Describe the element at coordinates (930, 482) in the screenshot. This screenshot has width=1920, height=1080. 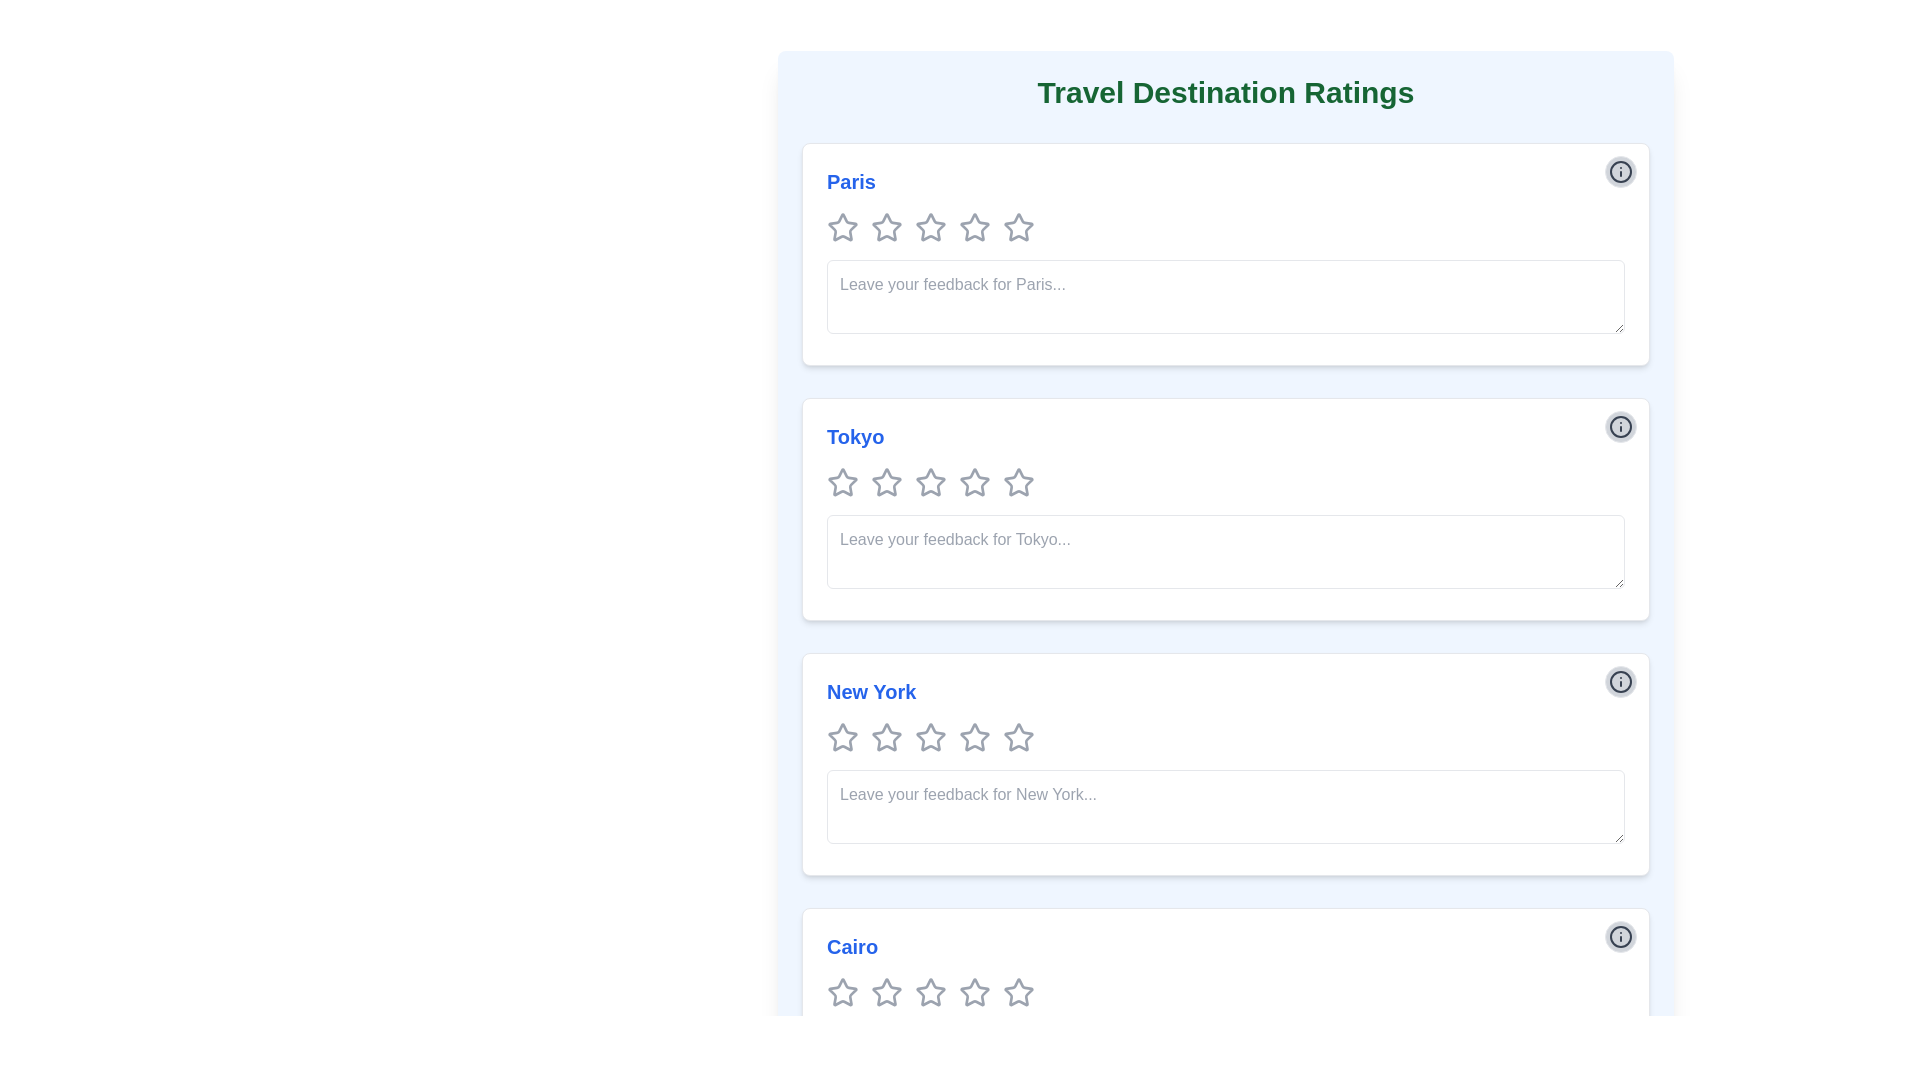
I see `the fourth star-shaped icon in the 'Tokyo' section of the 'Travel Destination Ratings' interface to rate it` at that location.